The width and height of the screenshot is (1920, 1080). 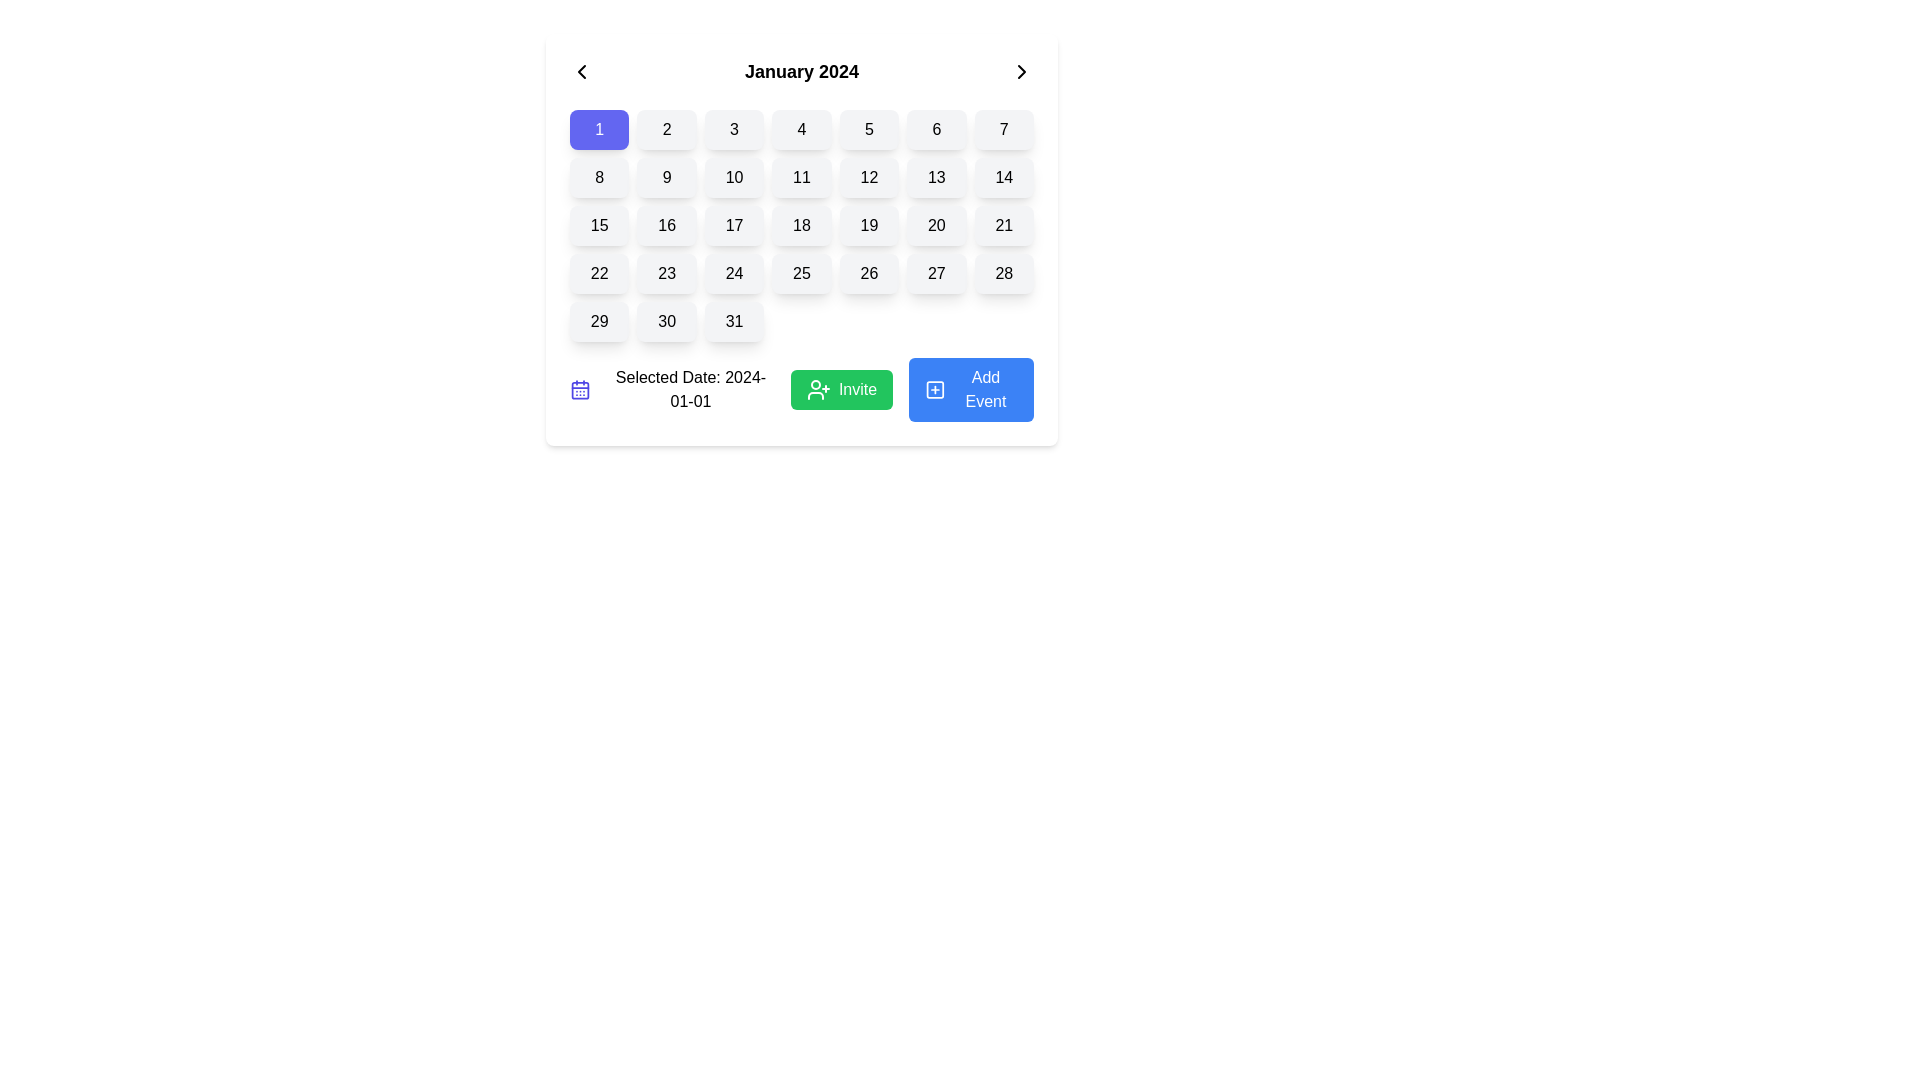 I want to click on the 'Add Event' button, which contains an icon on the left side of its text, so click(x=934, y=389).